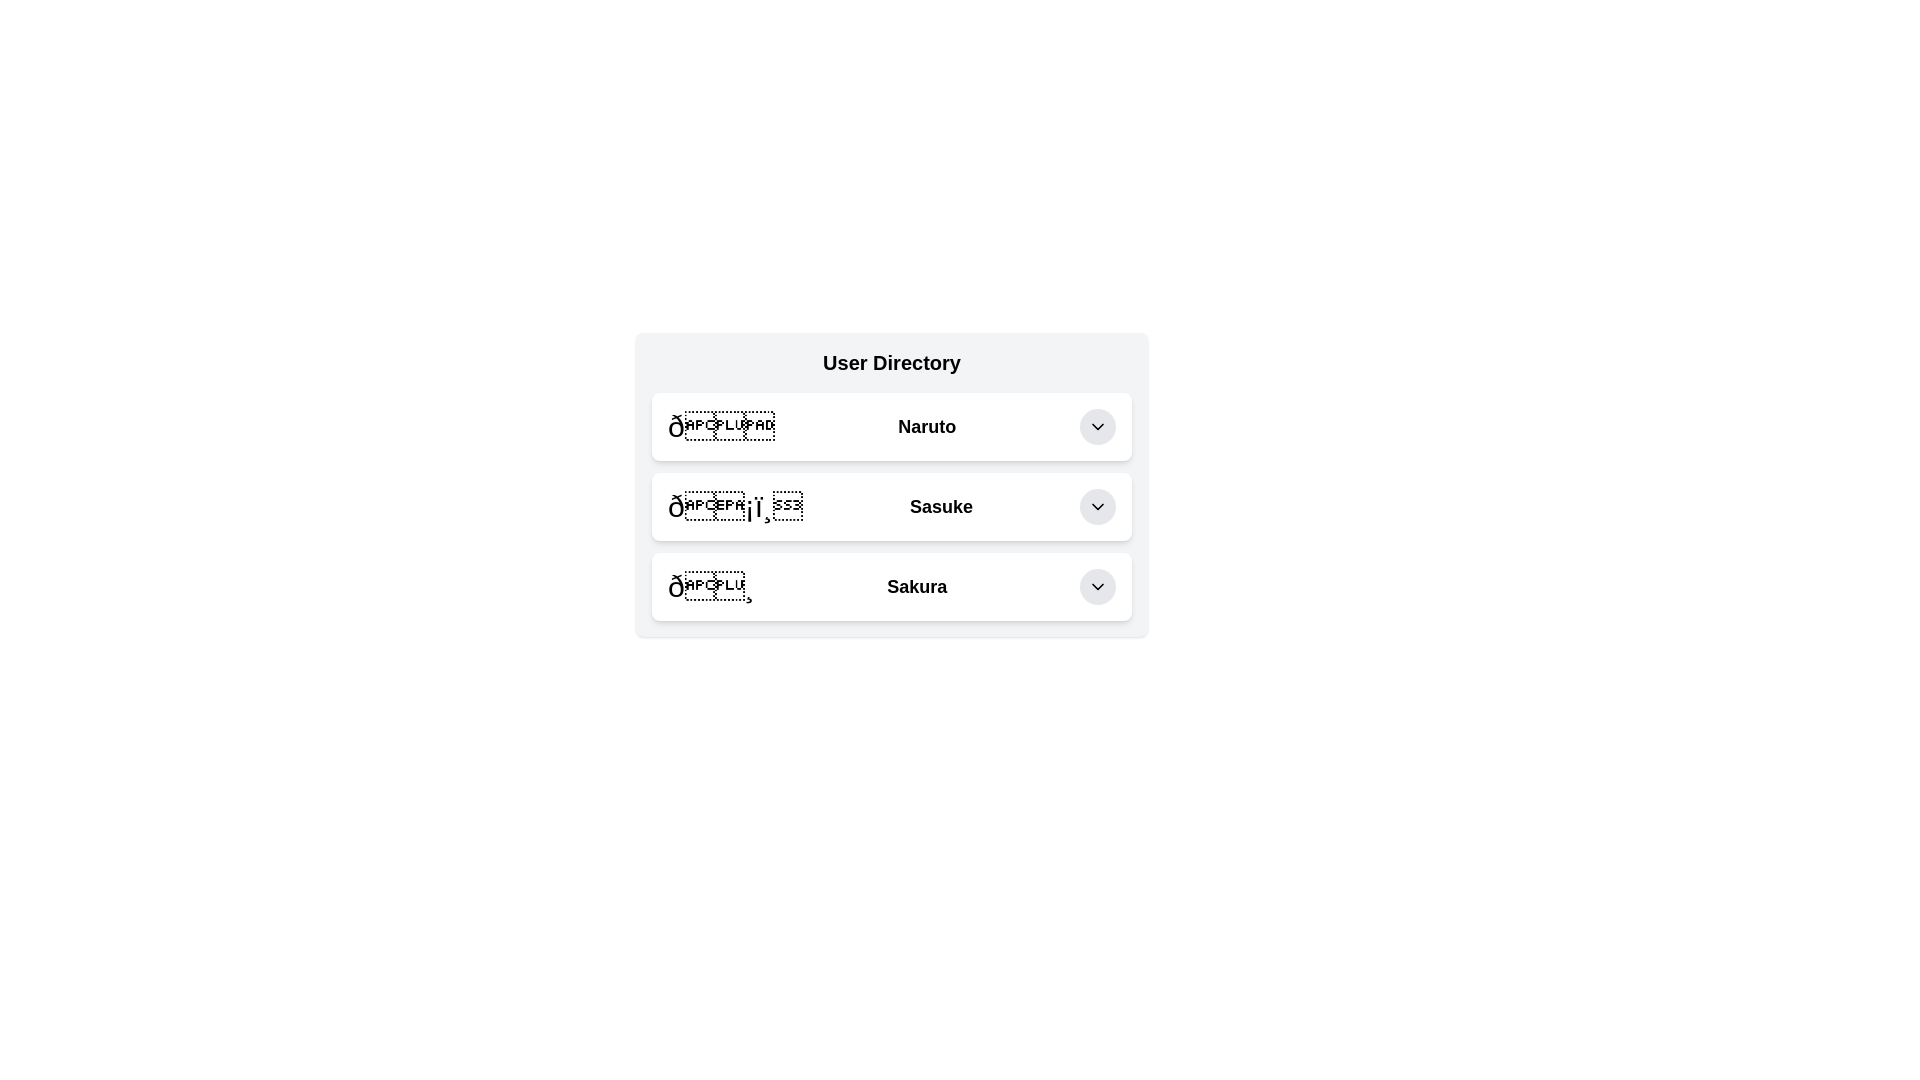 Image resolution: width=1920 pixels, height=1080 pixels. Describe the element at coordinates (1097, 505) in the screenshot. I see `the small, circular button with a light gray background and a chevron-down icon, located on the rightmost side of the row containing the text 'Sasuke' in the 'User Directory' list` at that location.